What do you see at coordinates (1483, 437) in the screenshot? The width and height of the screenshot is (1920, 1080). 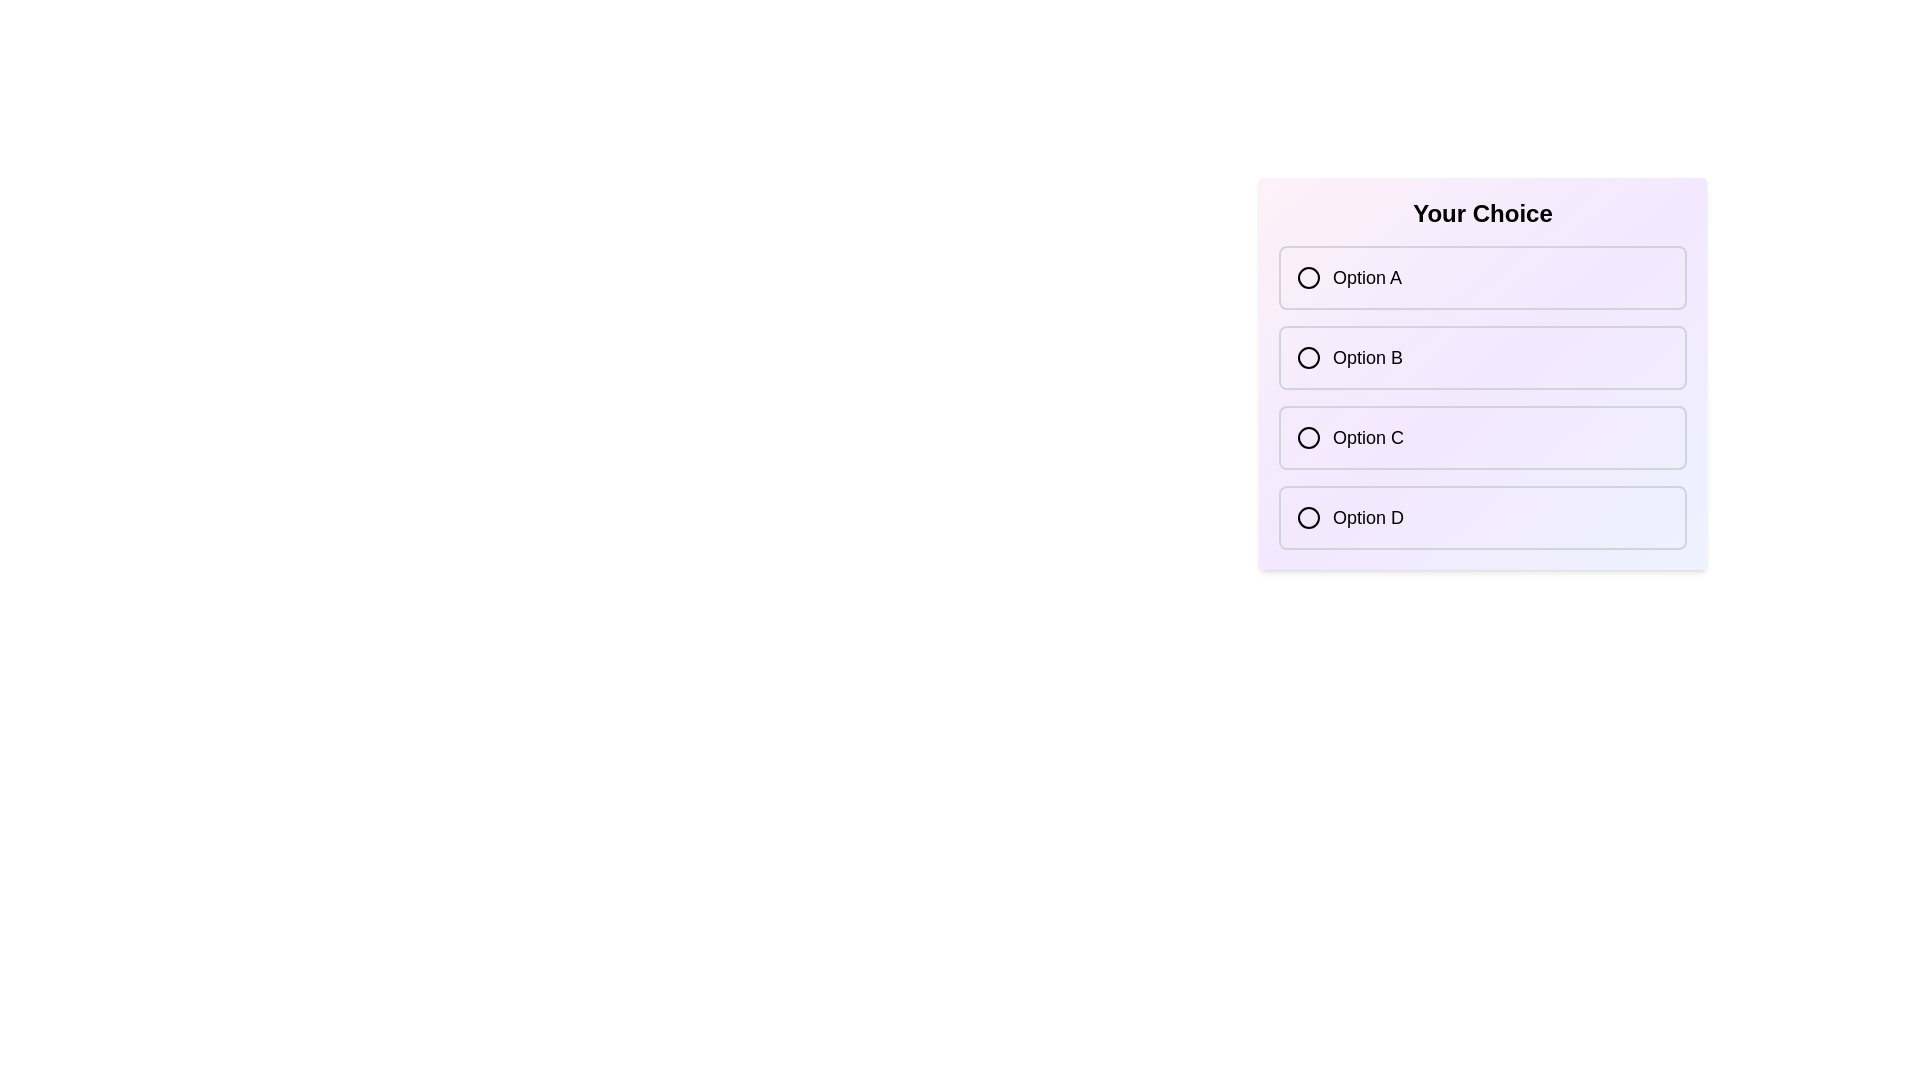 I see `the option Option C from the list` at bounding box center [1483, 437].